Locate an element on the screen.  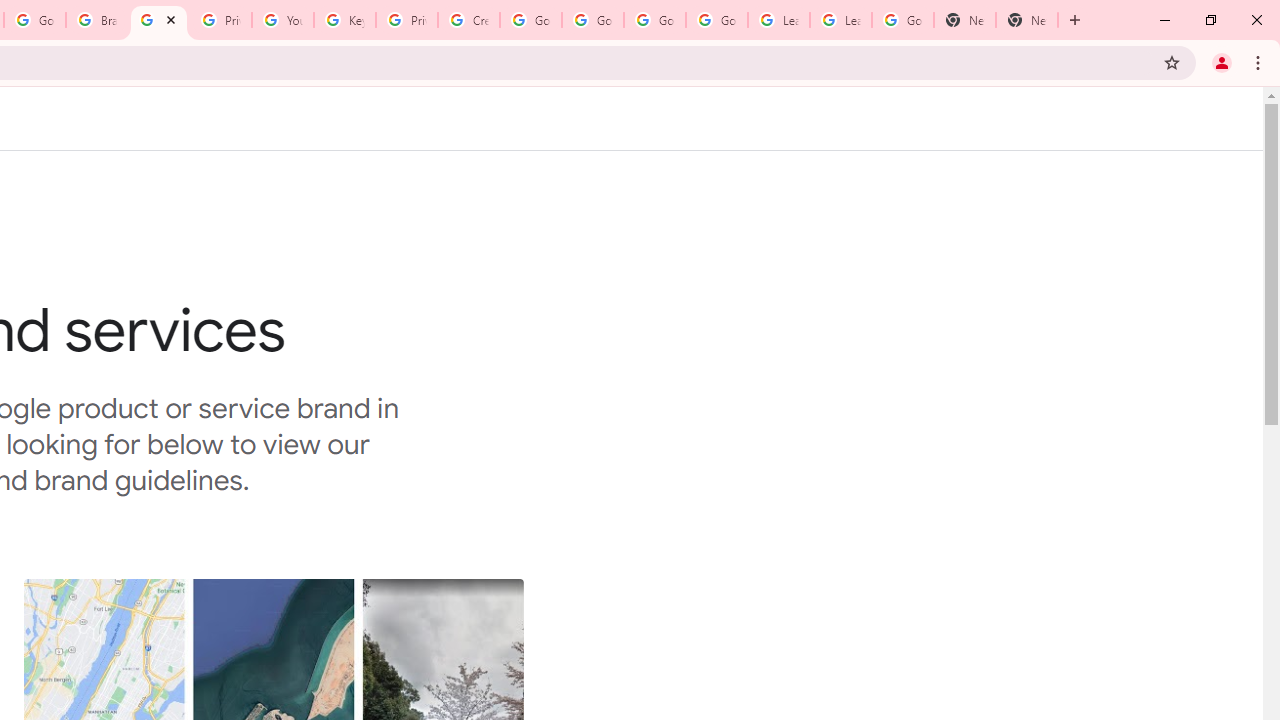
'YouTube' is located at coordinates (281, 20).